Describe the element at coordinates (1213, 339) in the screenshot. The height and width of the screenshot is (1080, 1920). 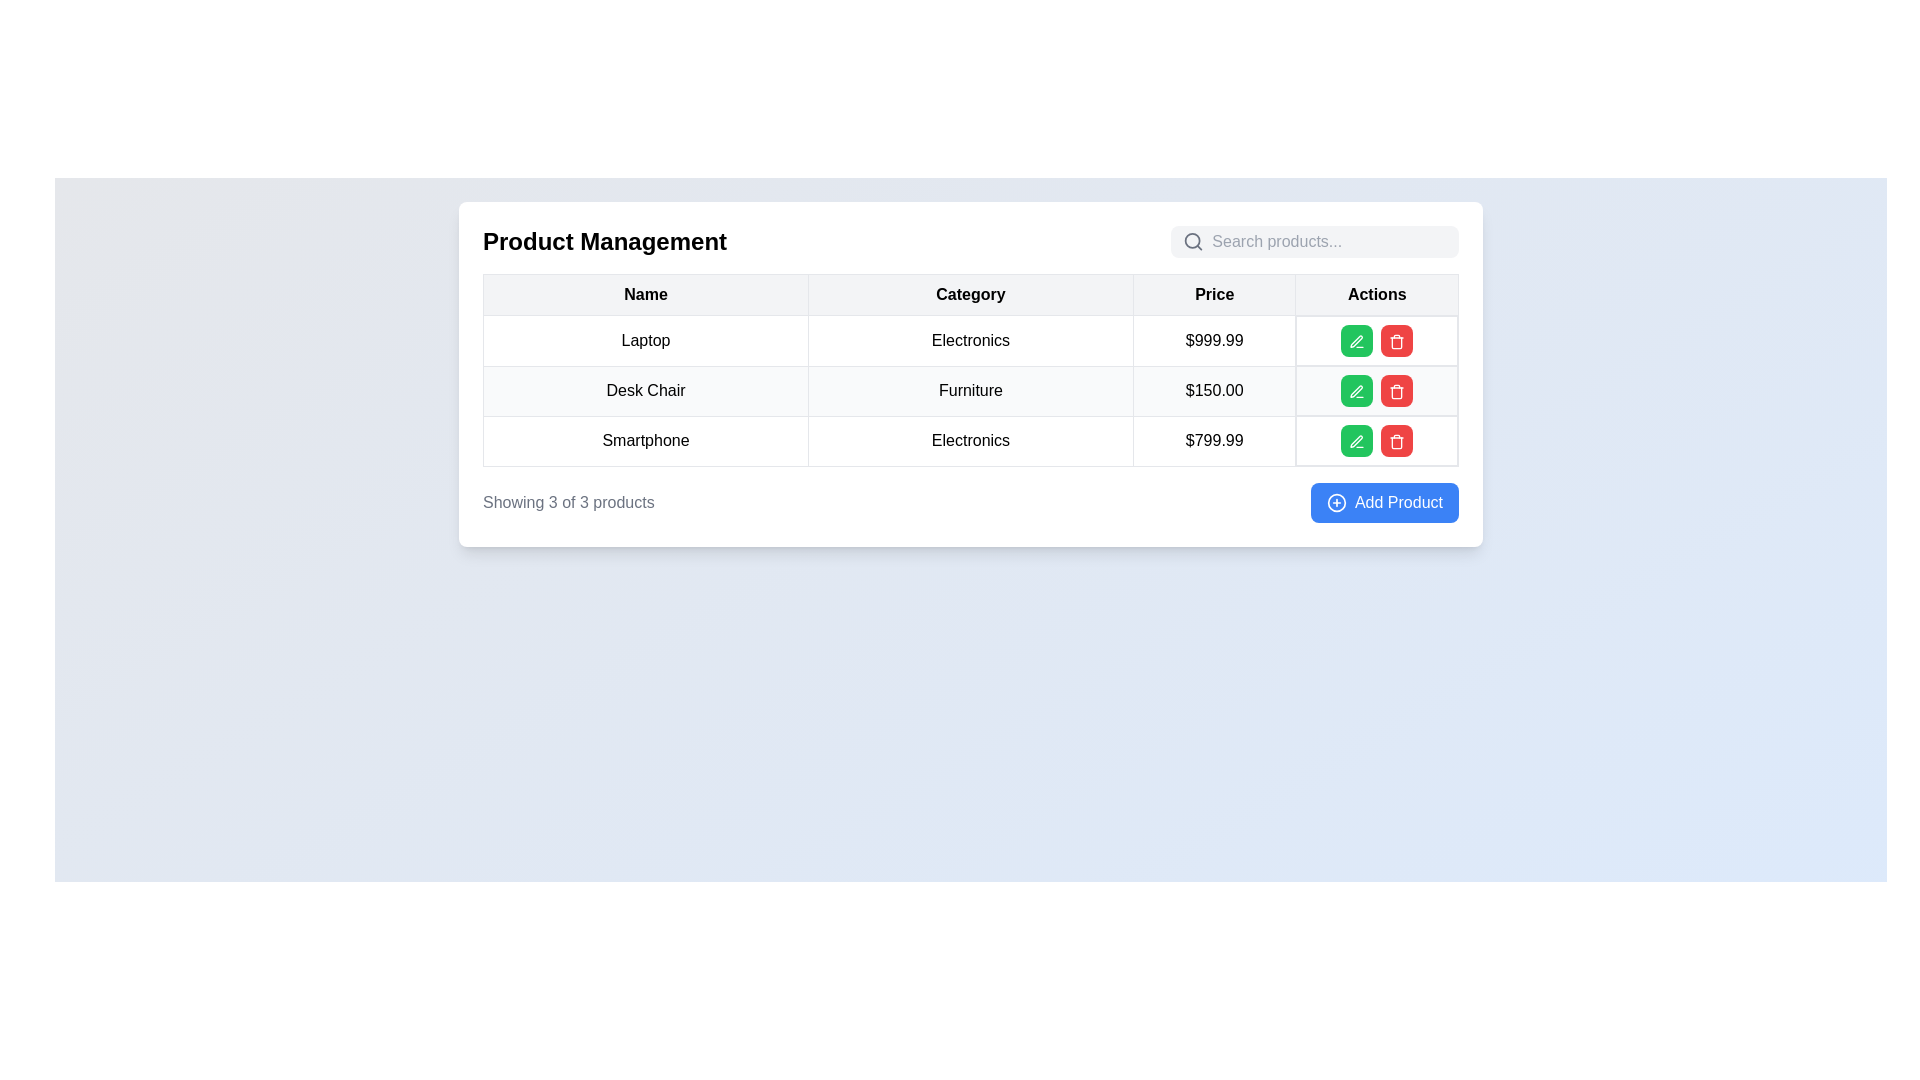
I see `the price label displaying '$999.99' in black text, located under the 'Price' column and aligned with the 'Laptop' row` at that location.